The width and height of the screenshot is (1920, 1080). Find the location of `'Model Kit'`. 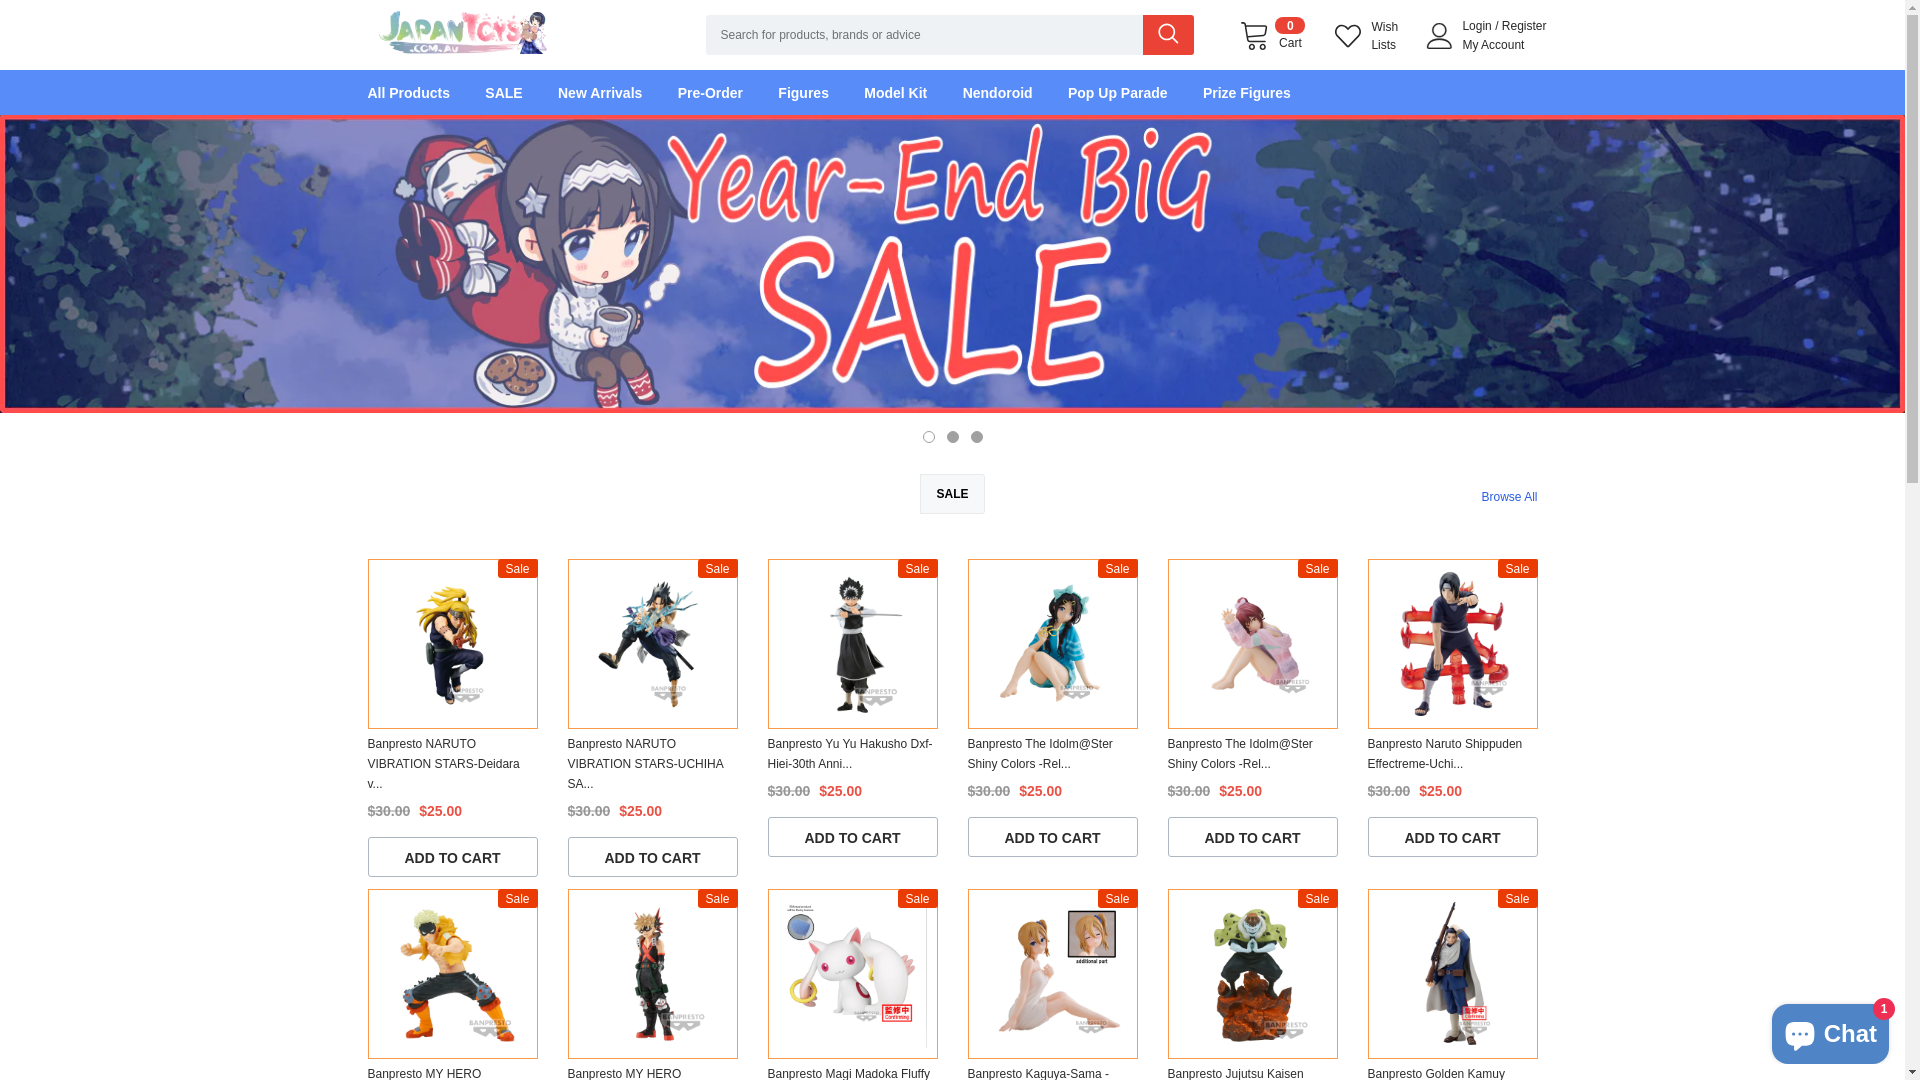

'Model Kit' is located at coordinates (910, 92).